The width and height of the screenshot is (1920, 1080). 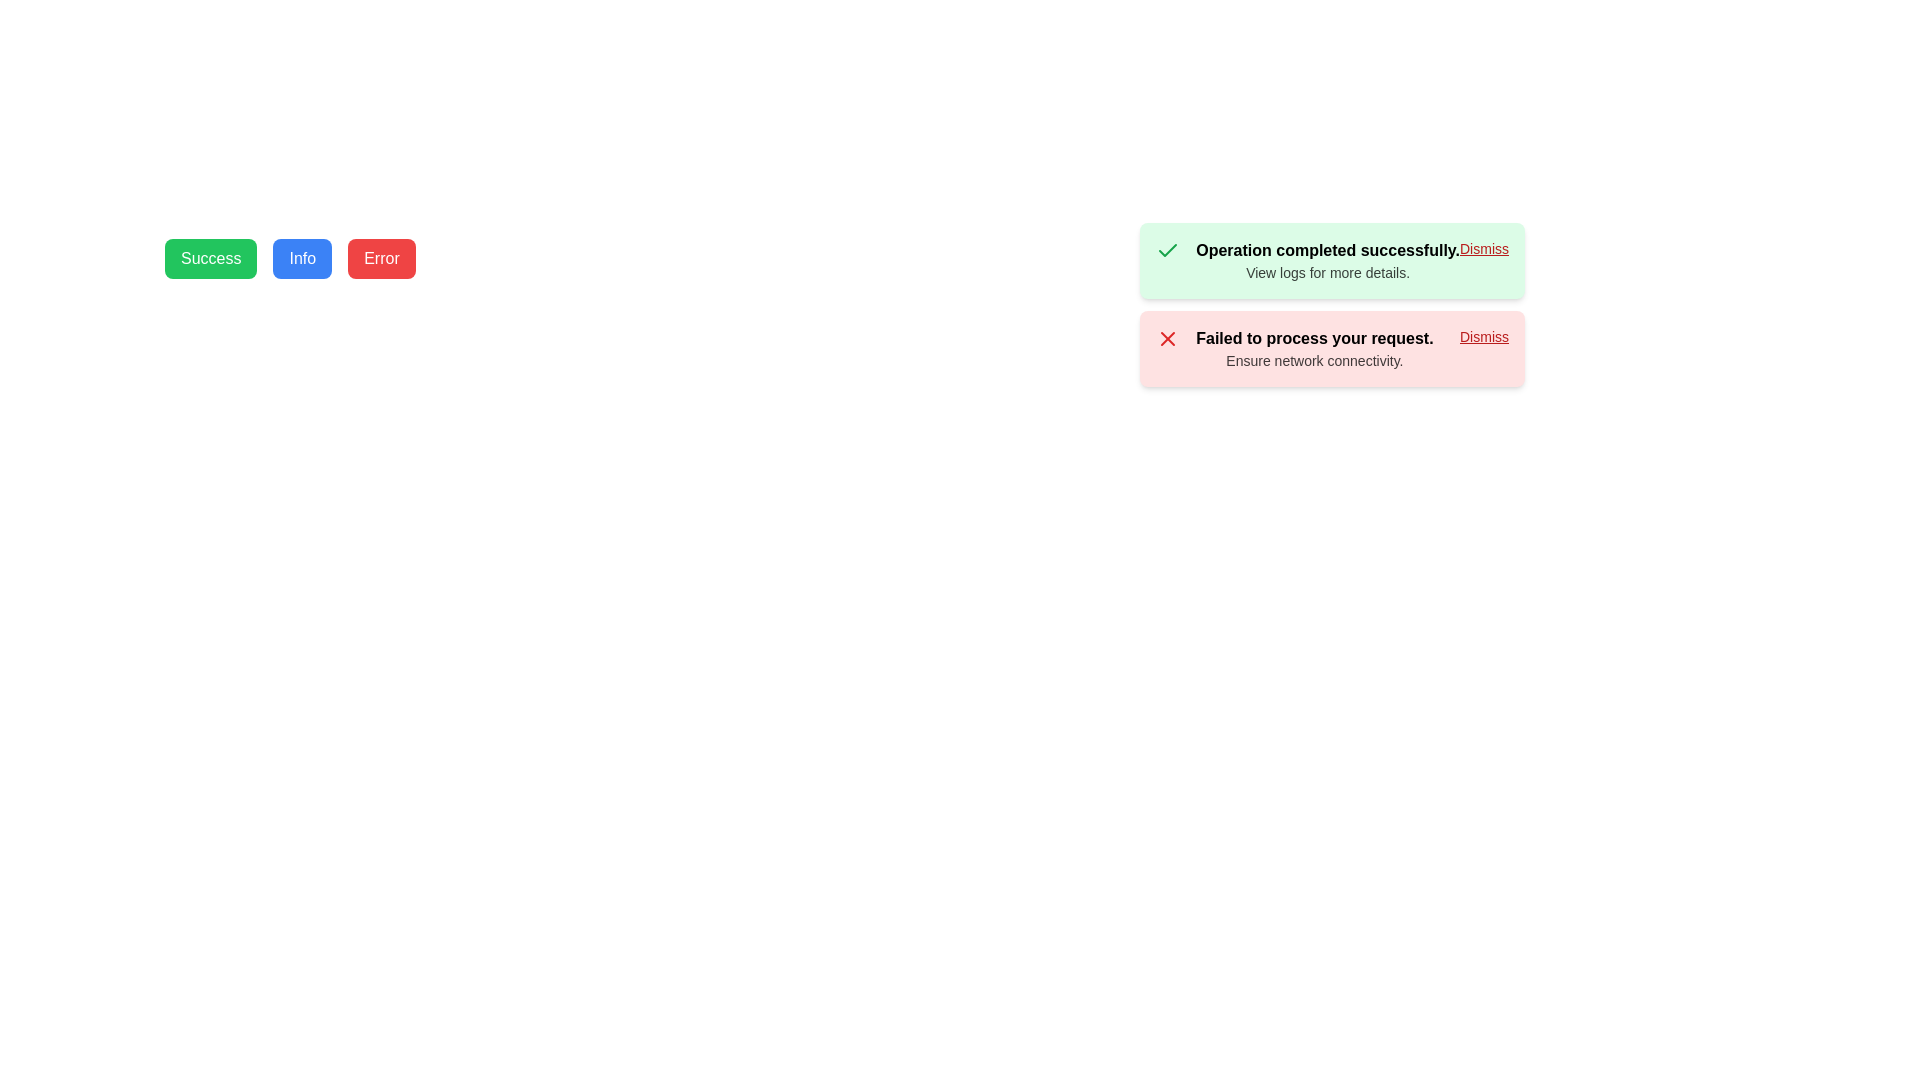 What do you see at coordinates (381, 257) in the screenshot?
I see `the 'Error' button, which is the third button in a horizontal sequence of buttons labeled 'Success,' 'Info,' and 'Error,'` at bounding box center [381, 257].